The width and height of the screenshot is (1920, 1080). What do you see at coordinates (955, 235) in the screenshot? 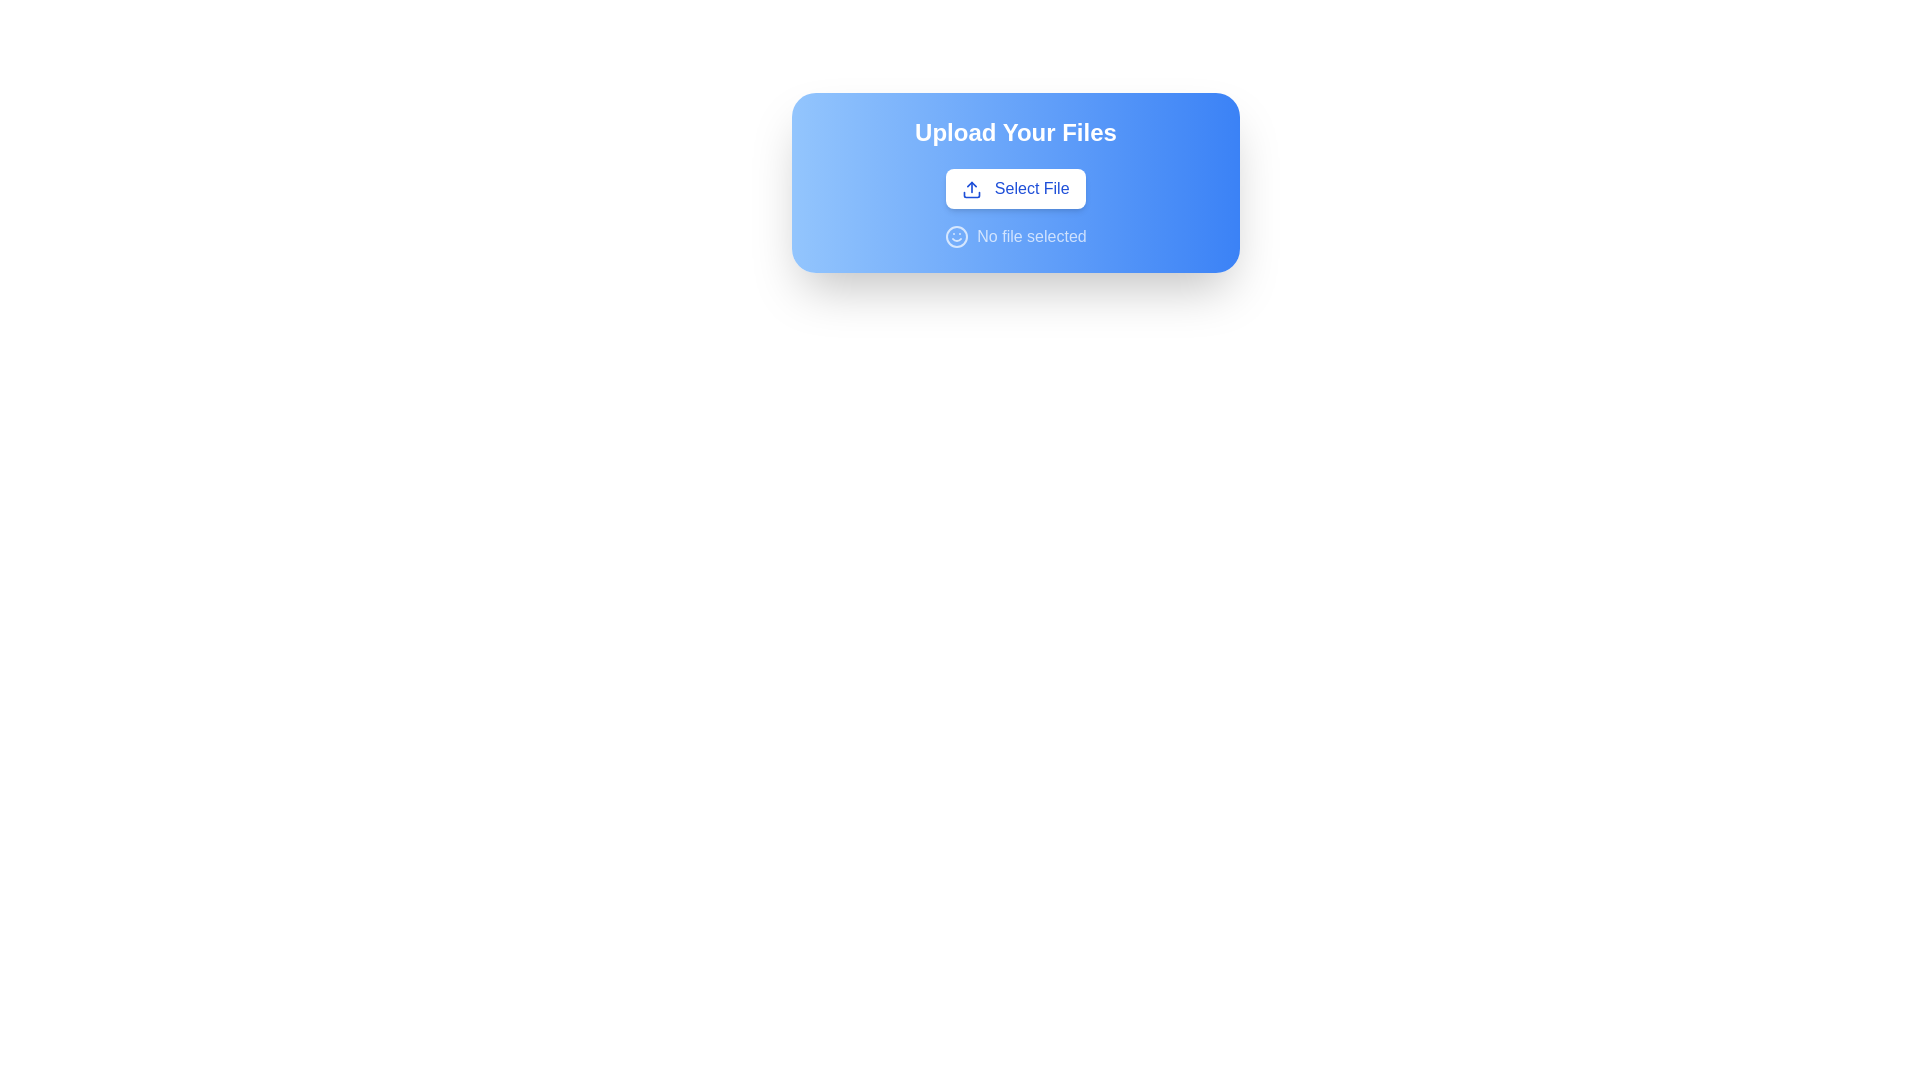
I see `attributes of the SVG circle element that is the central part of the smiley face icon located within the 'No file selected' area beneath the 'Select File' button` at bounding box center [955, 235].